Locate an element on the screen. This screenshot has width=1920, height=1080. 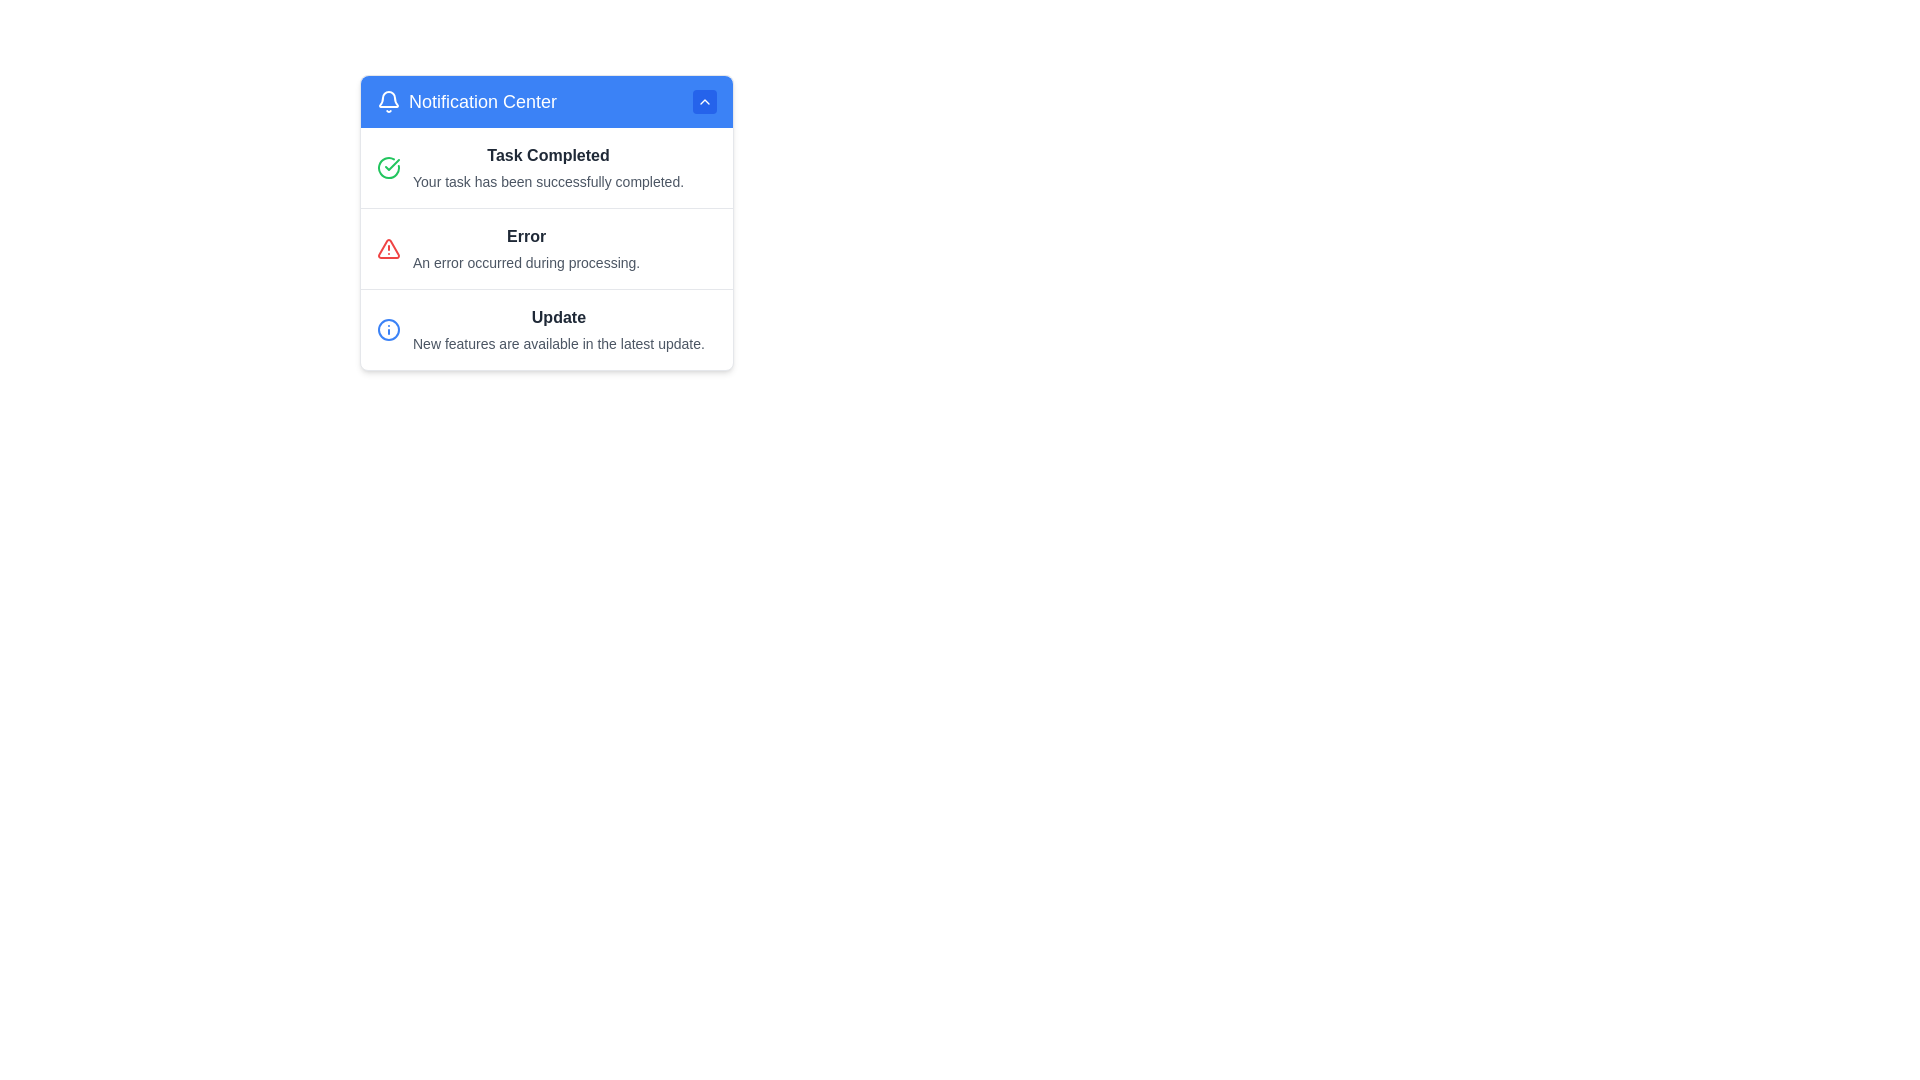
the Text Label that serves as the title for the notification center, located in the blue header bar to the right of the bell icon is located at coordinates (483, 101).